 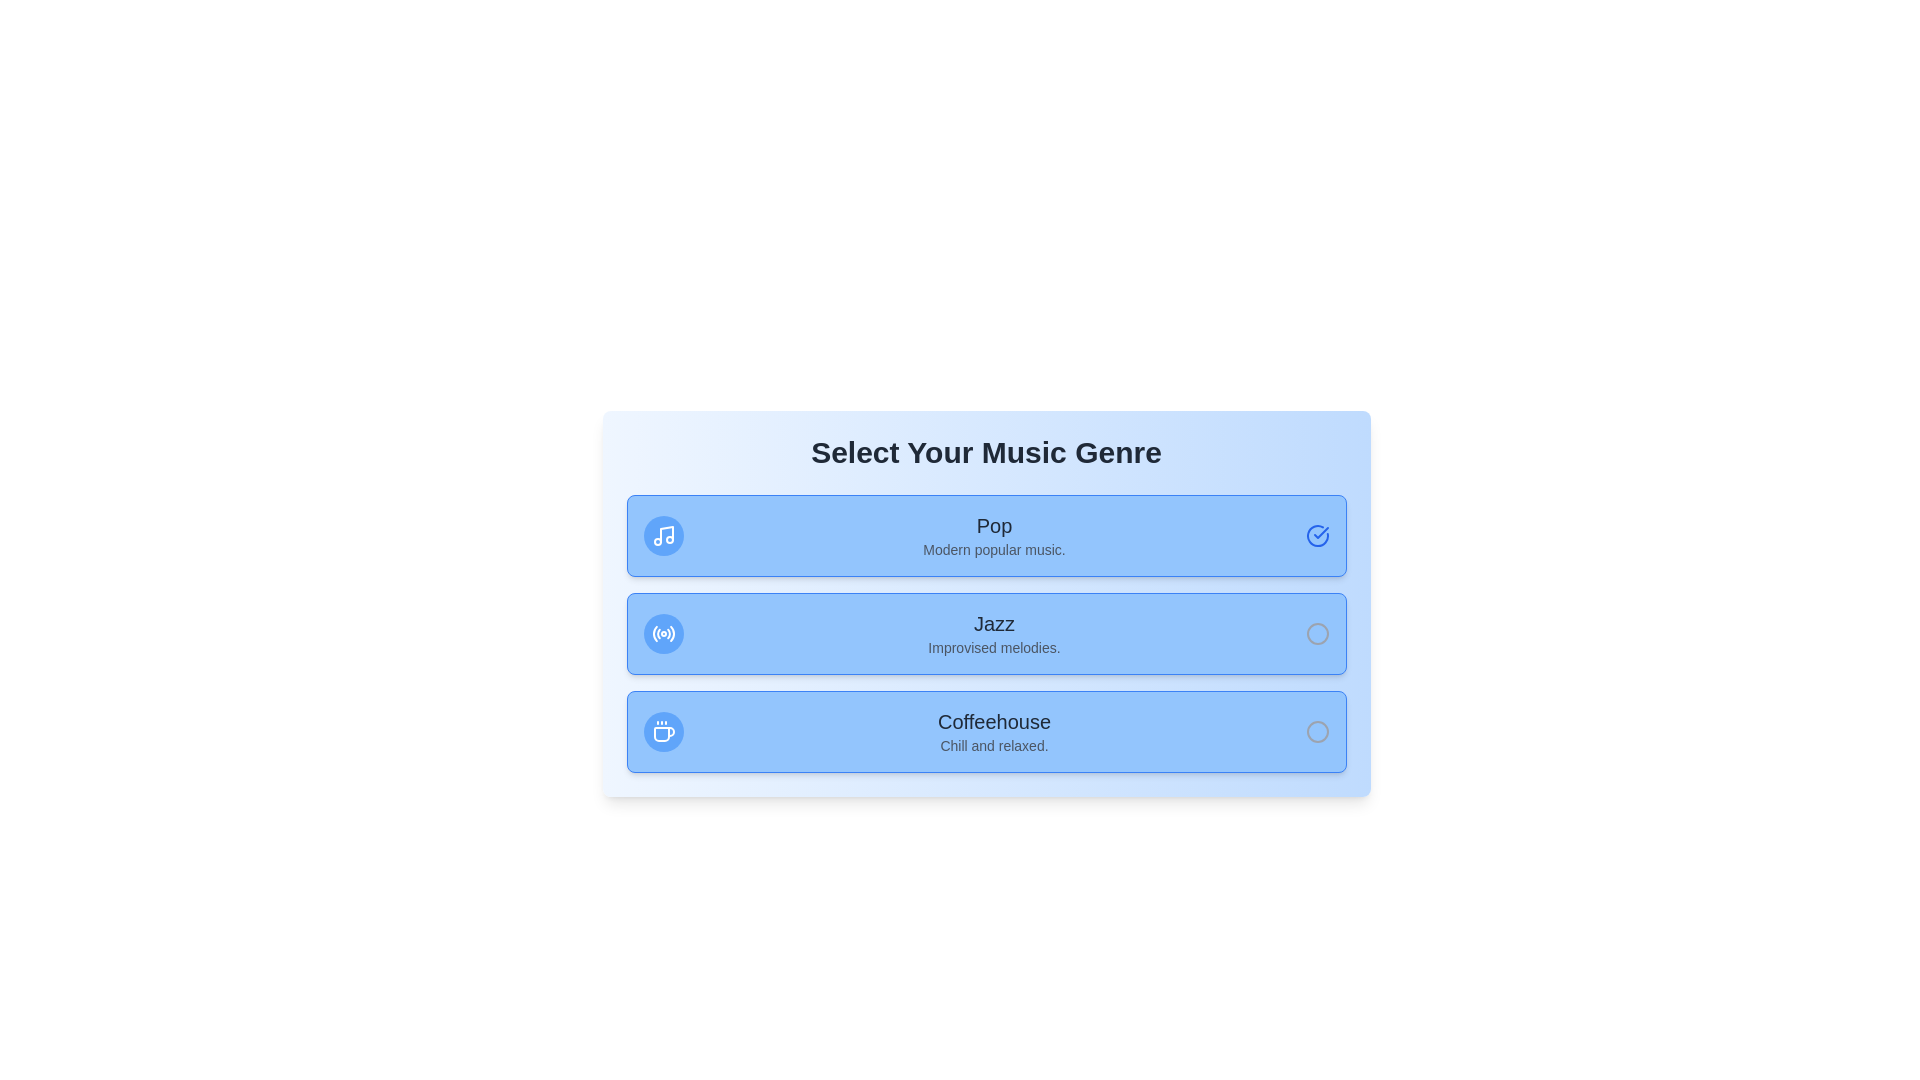 What do you see at coordinates (1317, 535) in the screenshot?
I see `the selection icon located at the far right of the 'Pop - Modern popular music.' card` at bounding box center [1317, 535].